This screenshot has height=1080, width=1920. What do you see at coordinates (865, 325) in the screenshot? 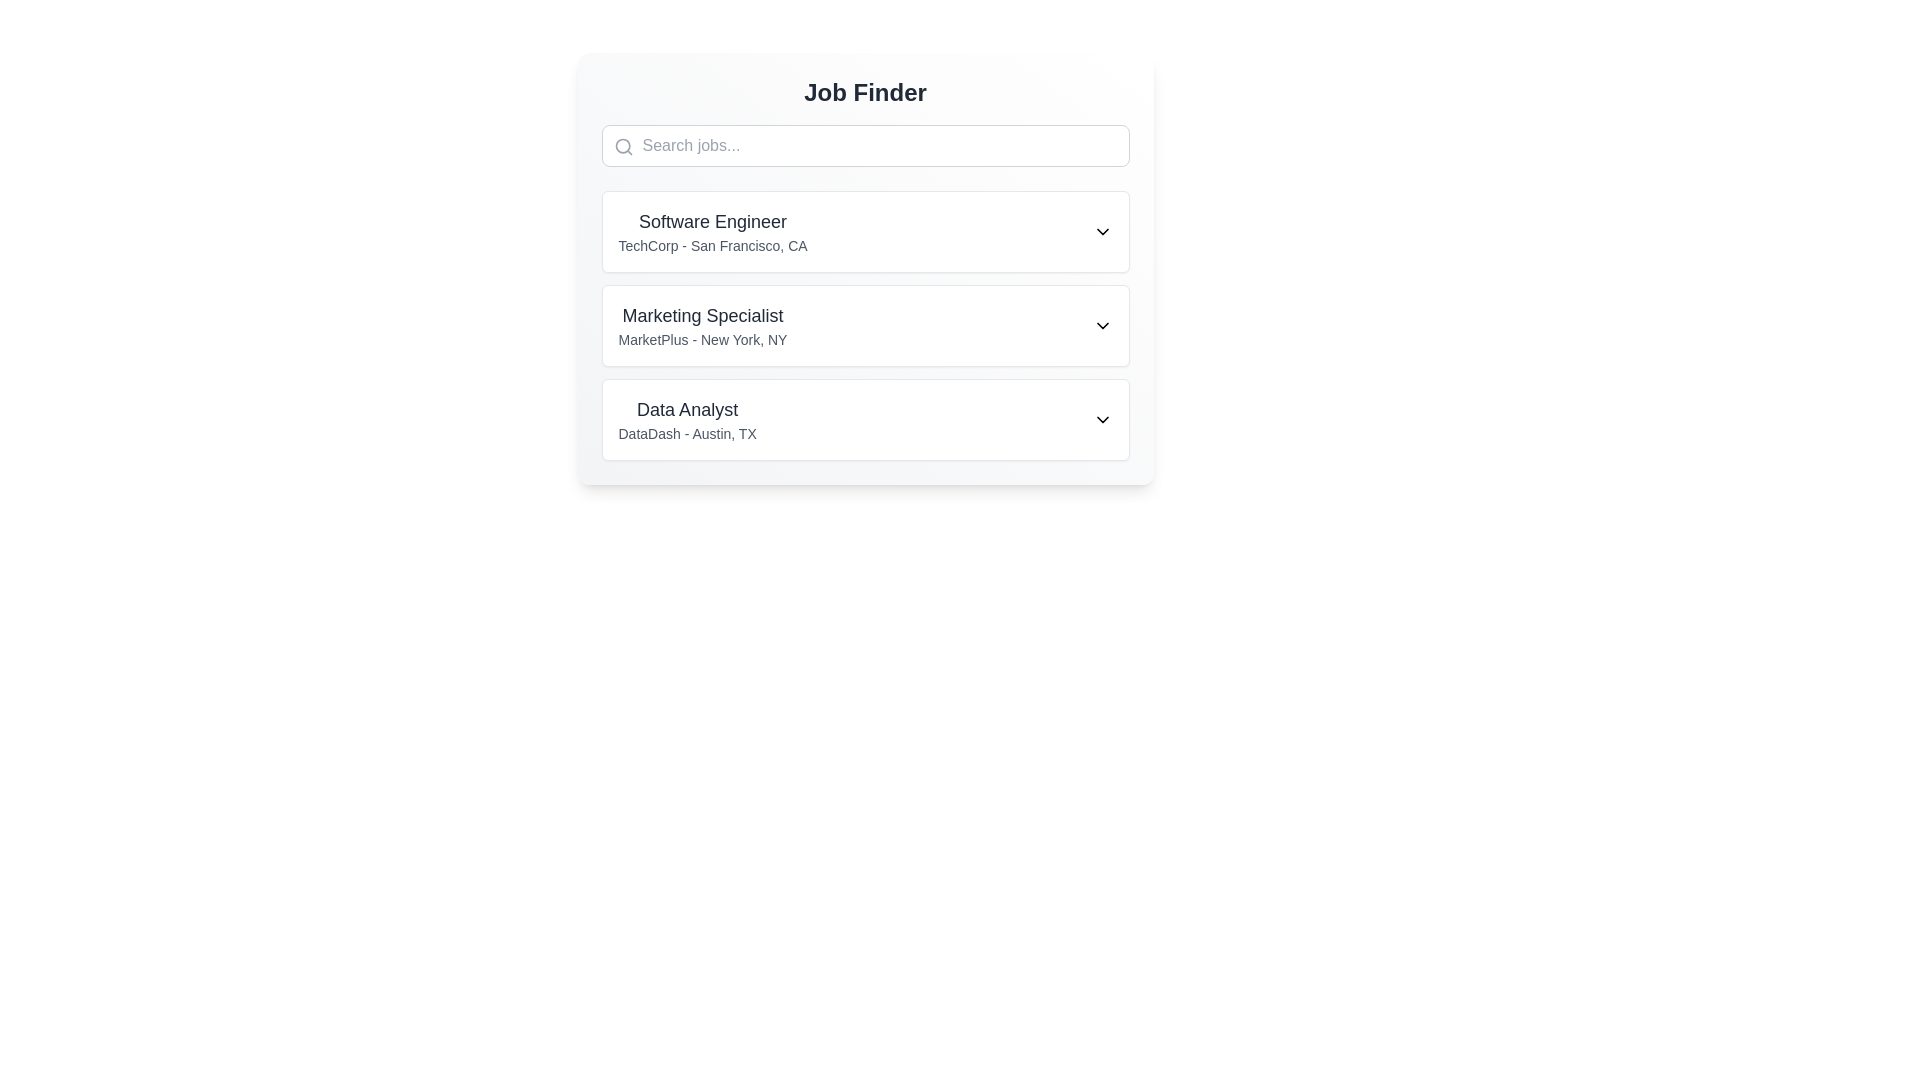
I see `the job listing for 'Marketing Specialist'` at bounding box center [865, 325].